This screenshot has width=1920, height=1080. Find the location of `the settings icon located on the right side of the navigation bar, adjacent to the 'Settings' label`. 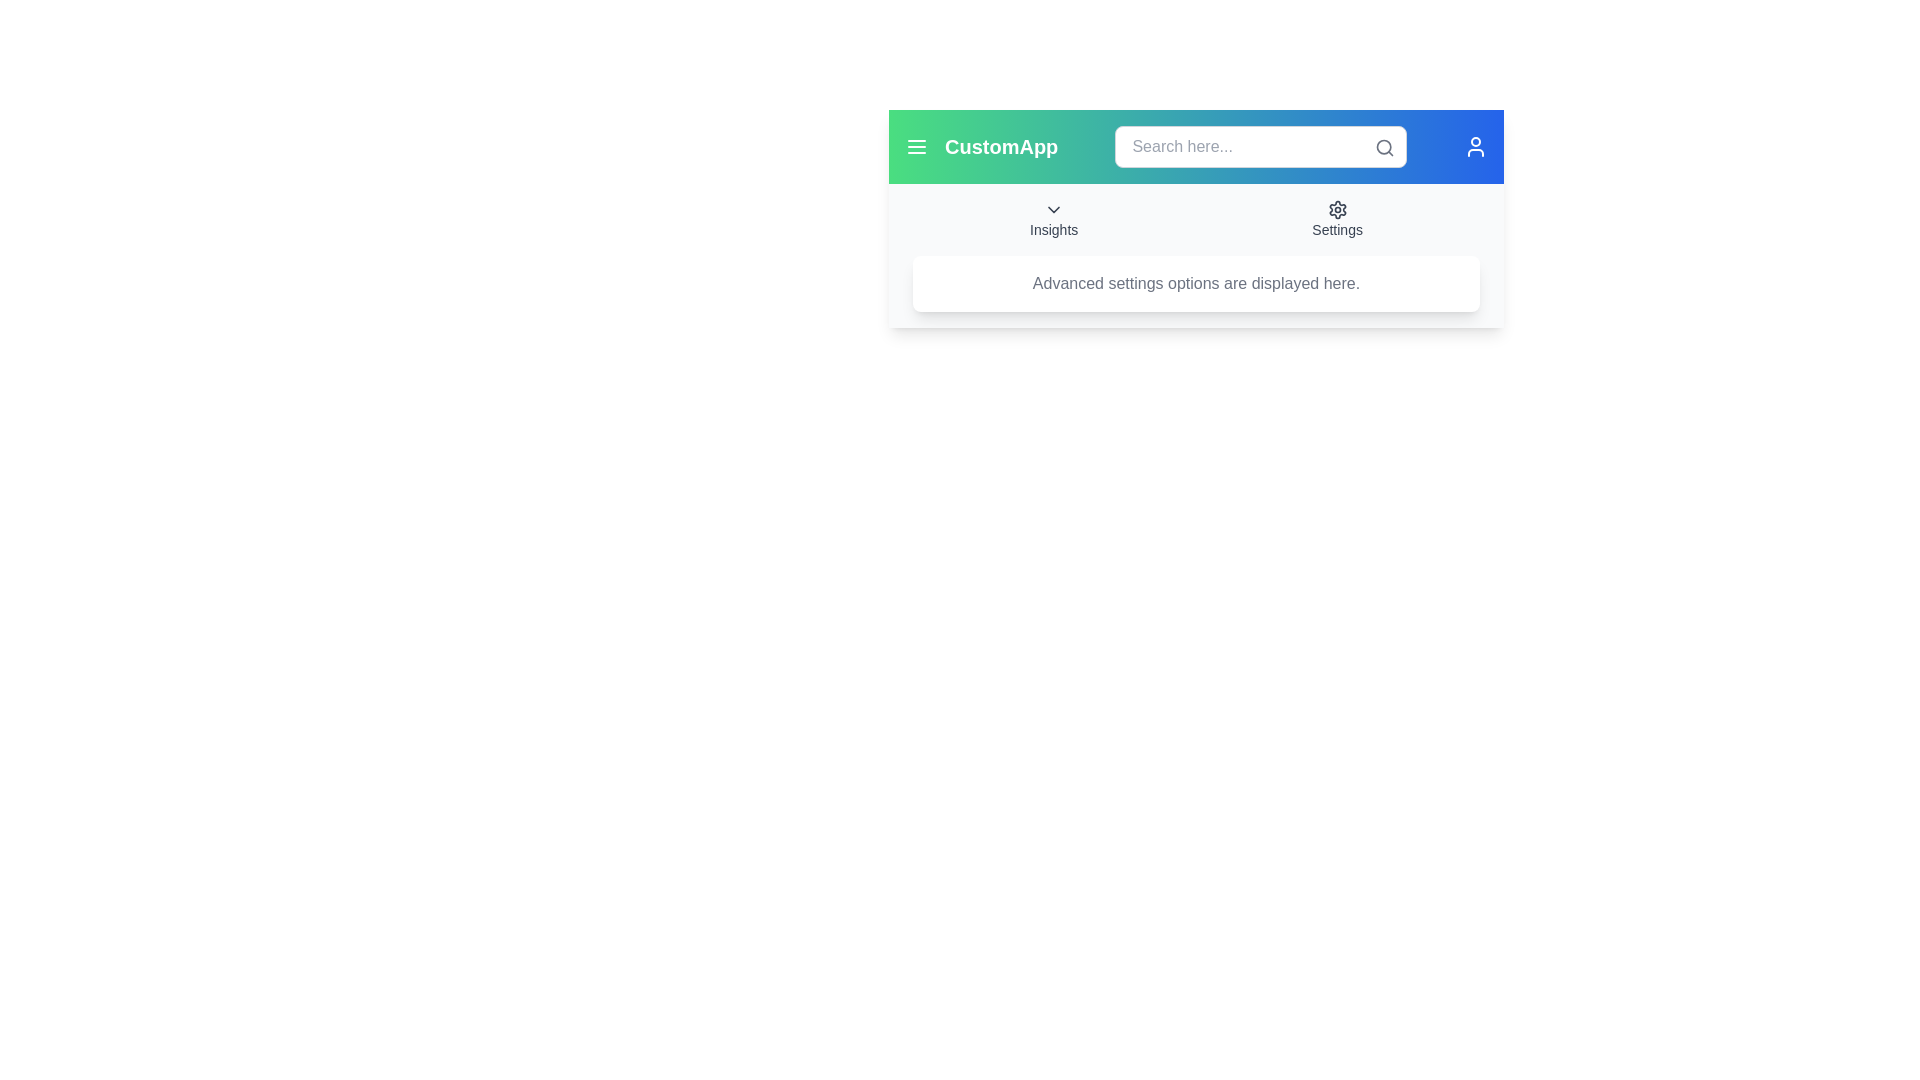

the settings icon located on the right side of the navigation bar, adjacent to the 'Settings' label is located at coordinates (1337, 209).